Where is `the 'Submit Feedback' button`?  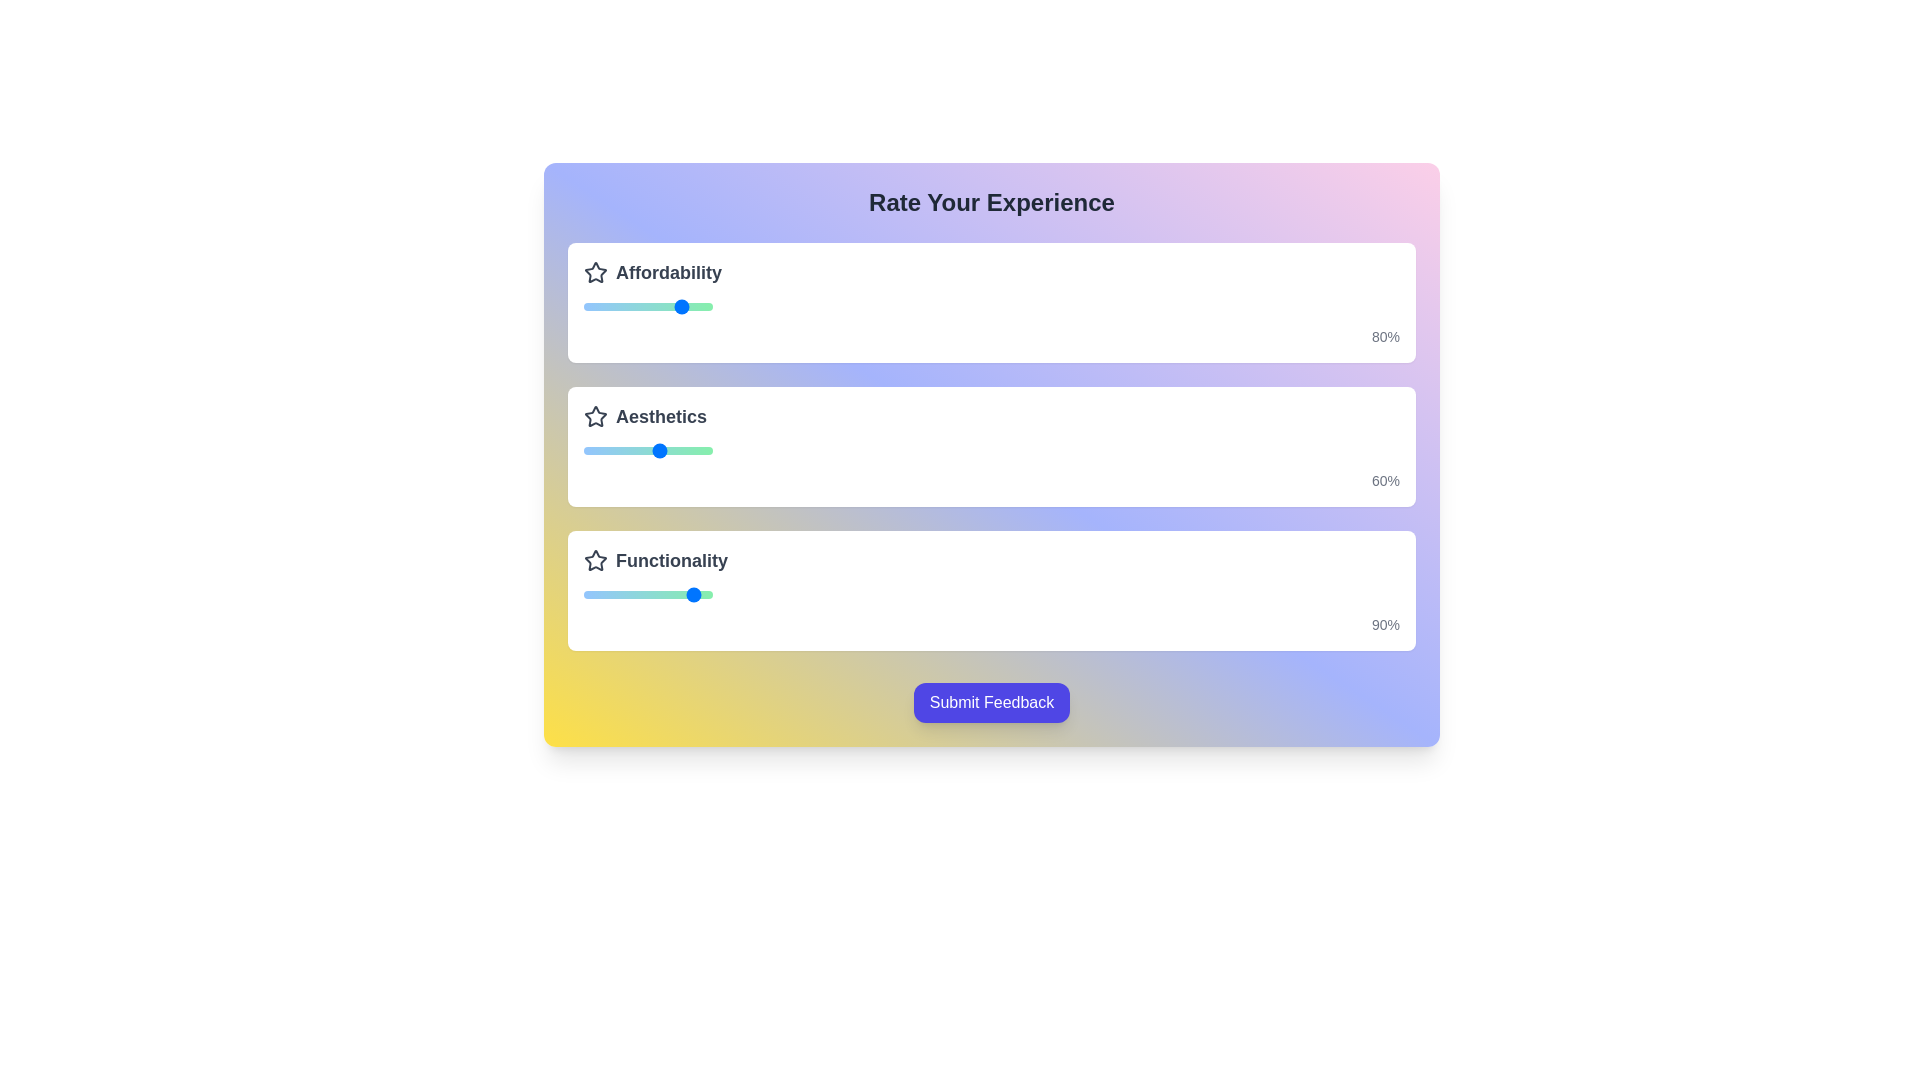
the 'Submit Feedback' button is located at coordinates (992, 701).